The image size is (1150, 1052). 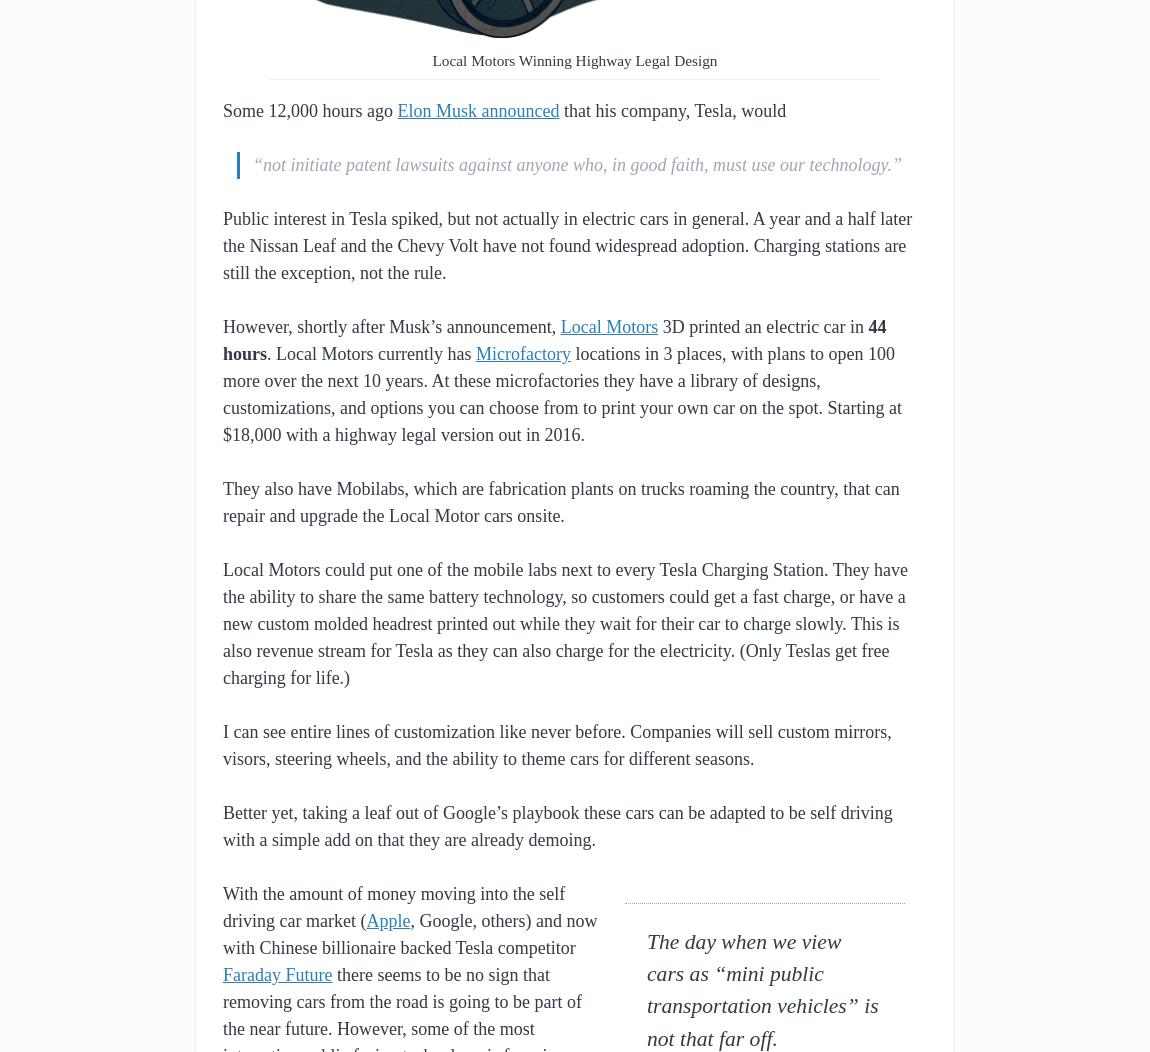 I want to click on '44 hours', so click(x=554, y=339).